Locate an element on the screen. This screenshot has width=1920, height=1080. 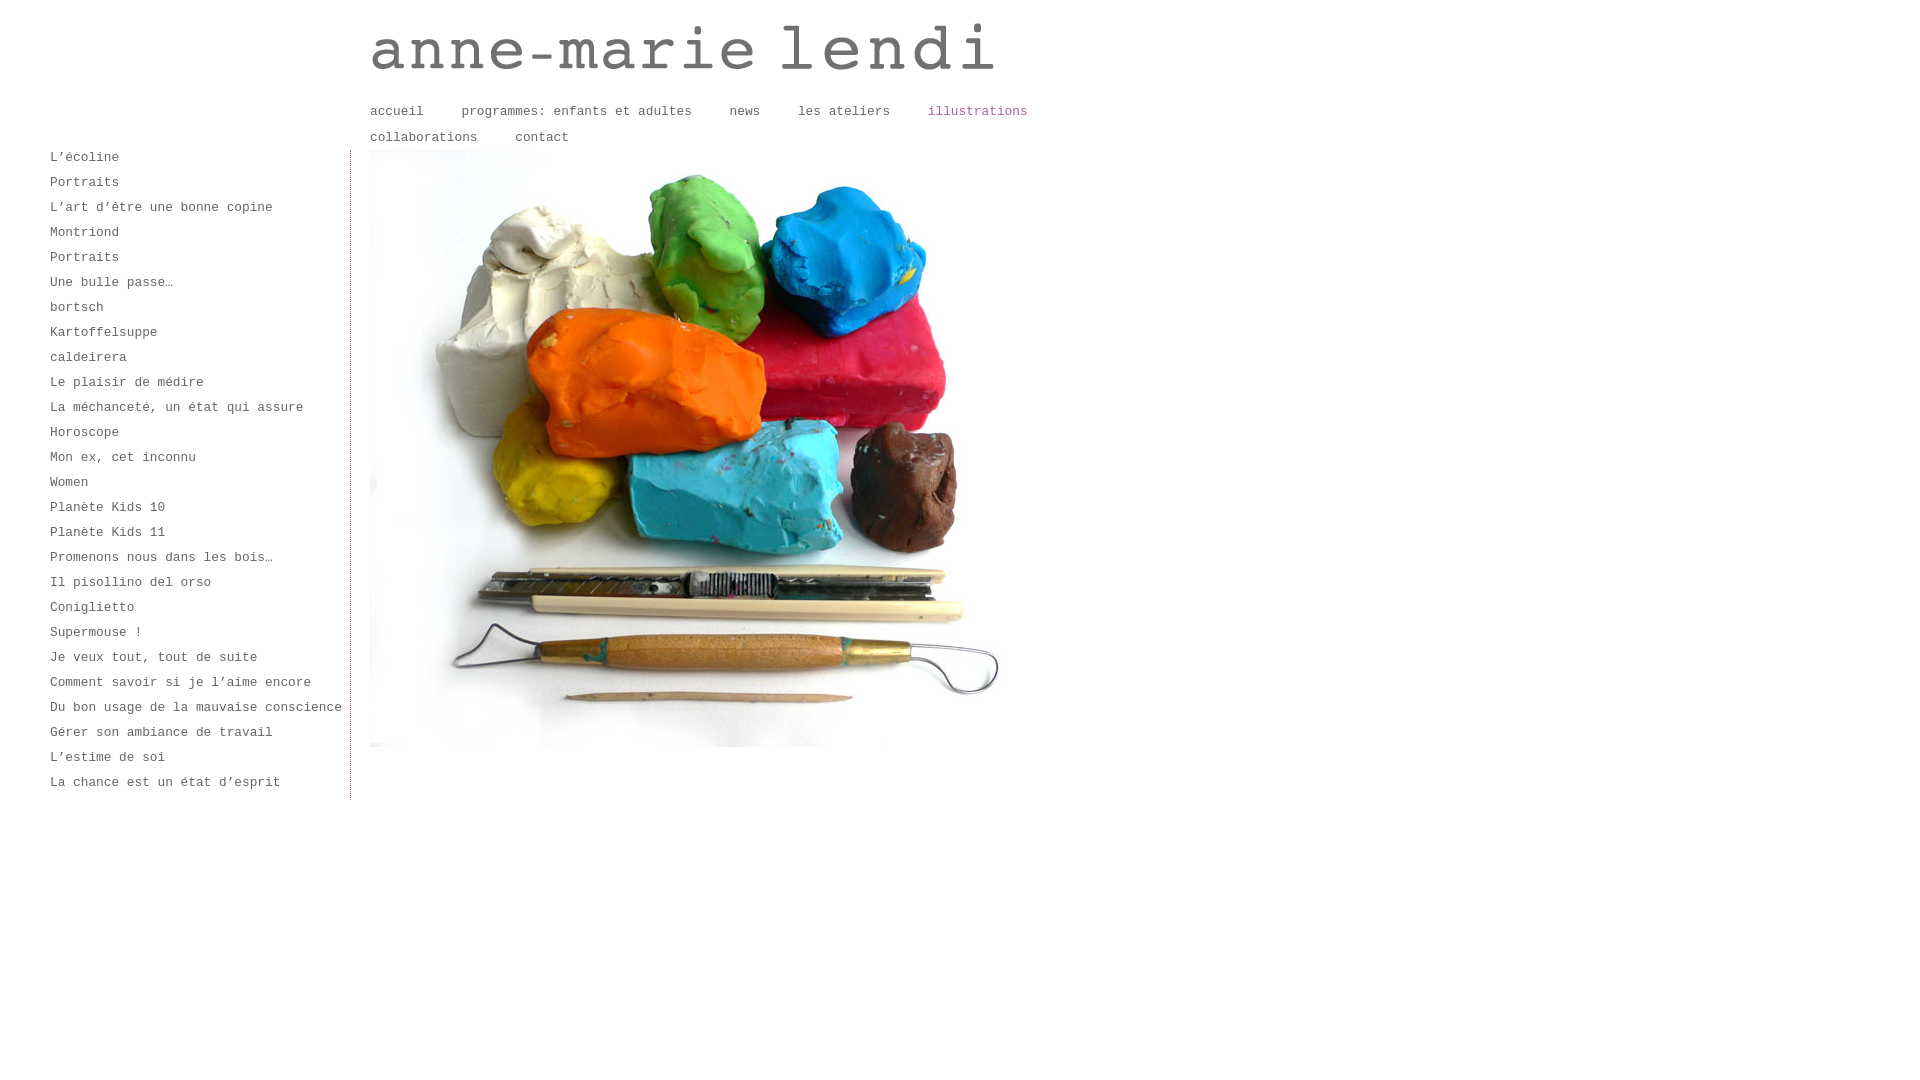
'illustrations' is located at coordinates (978, 111).